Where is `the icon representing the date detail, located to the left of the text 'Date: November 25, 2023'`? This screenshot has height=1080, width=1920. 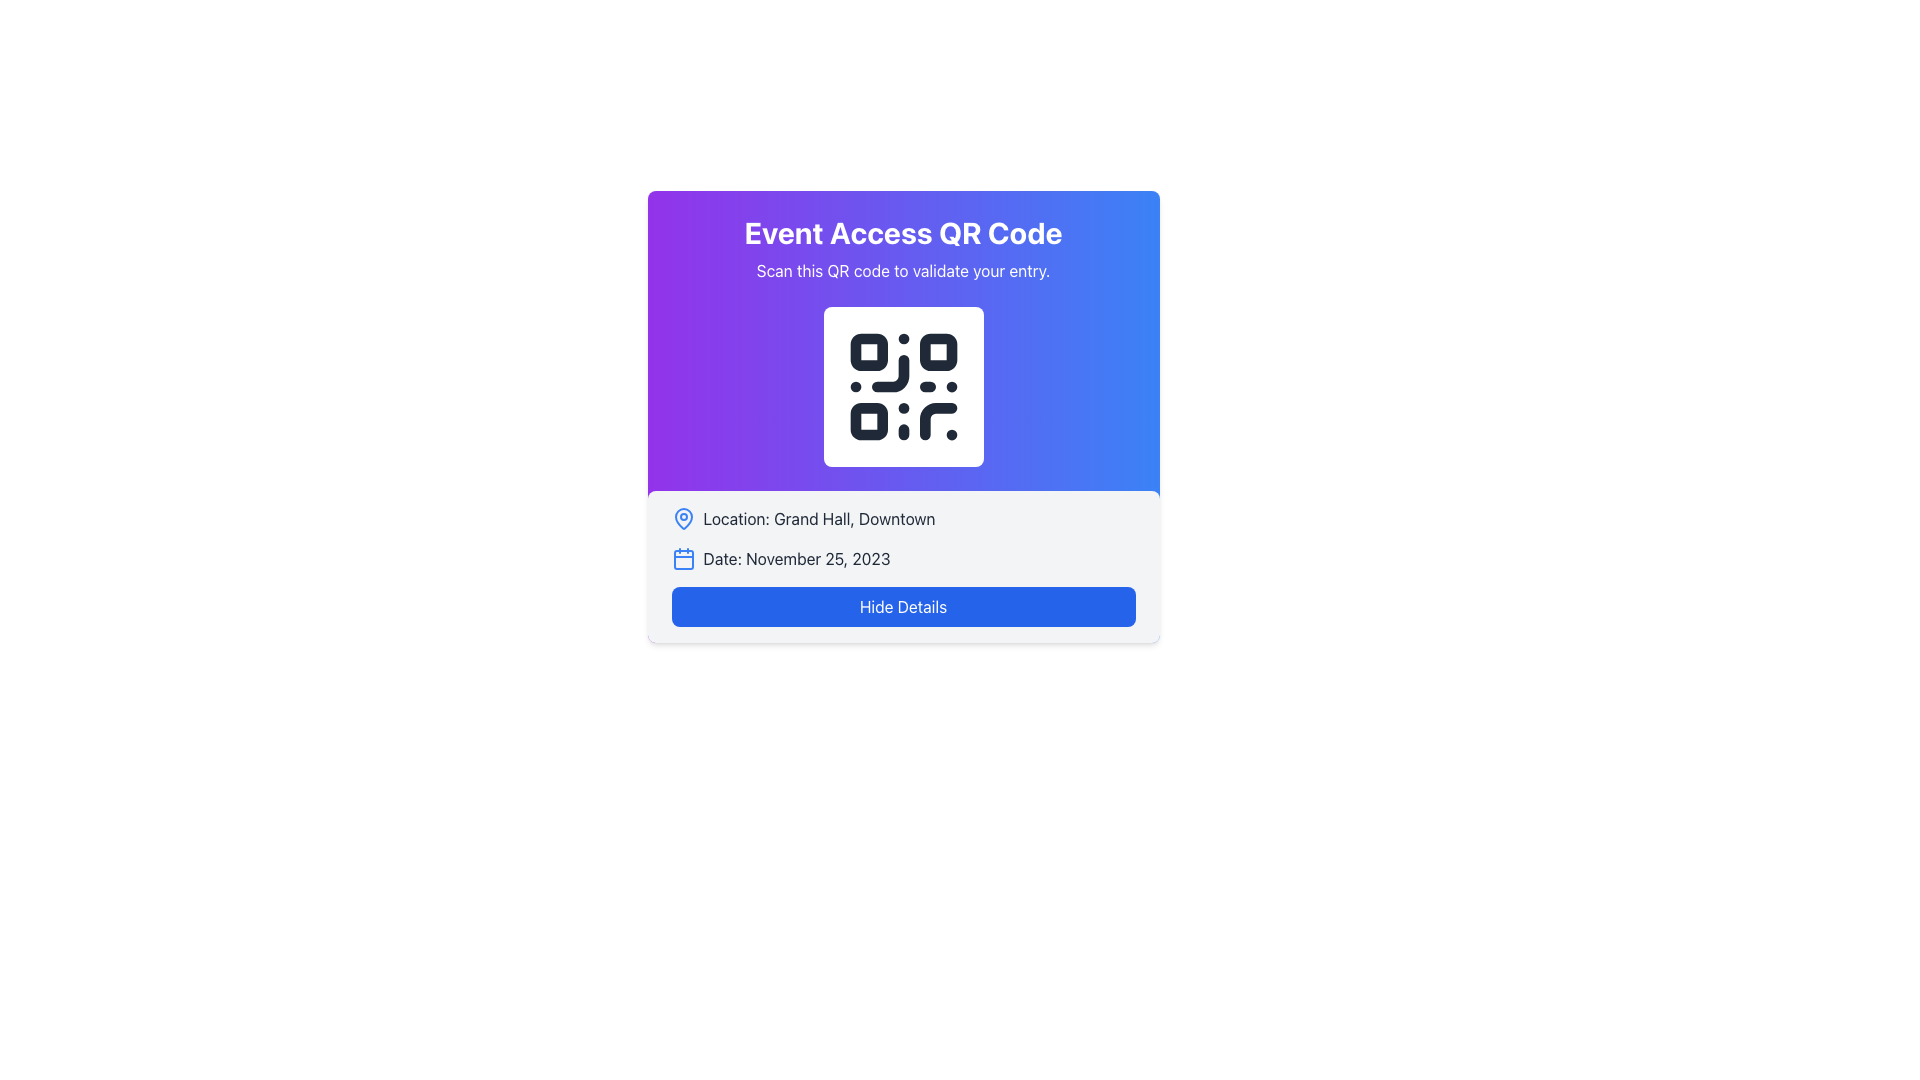 the icon representing the date detail, located to the left of the text 'Date: November 25, 2023' is located at coordinates (683, 559).